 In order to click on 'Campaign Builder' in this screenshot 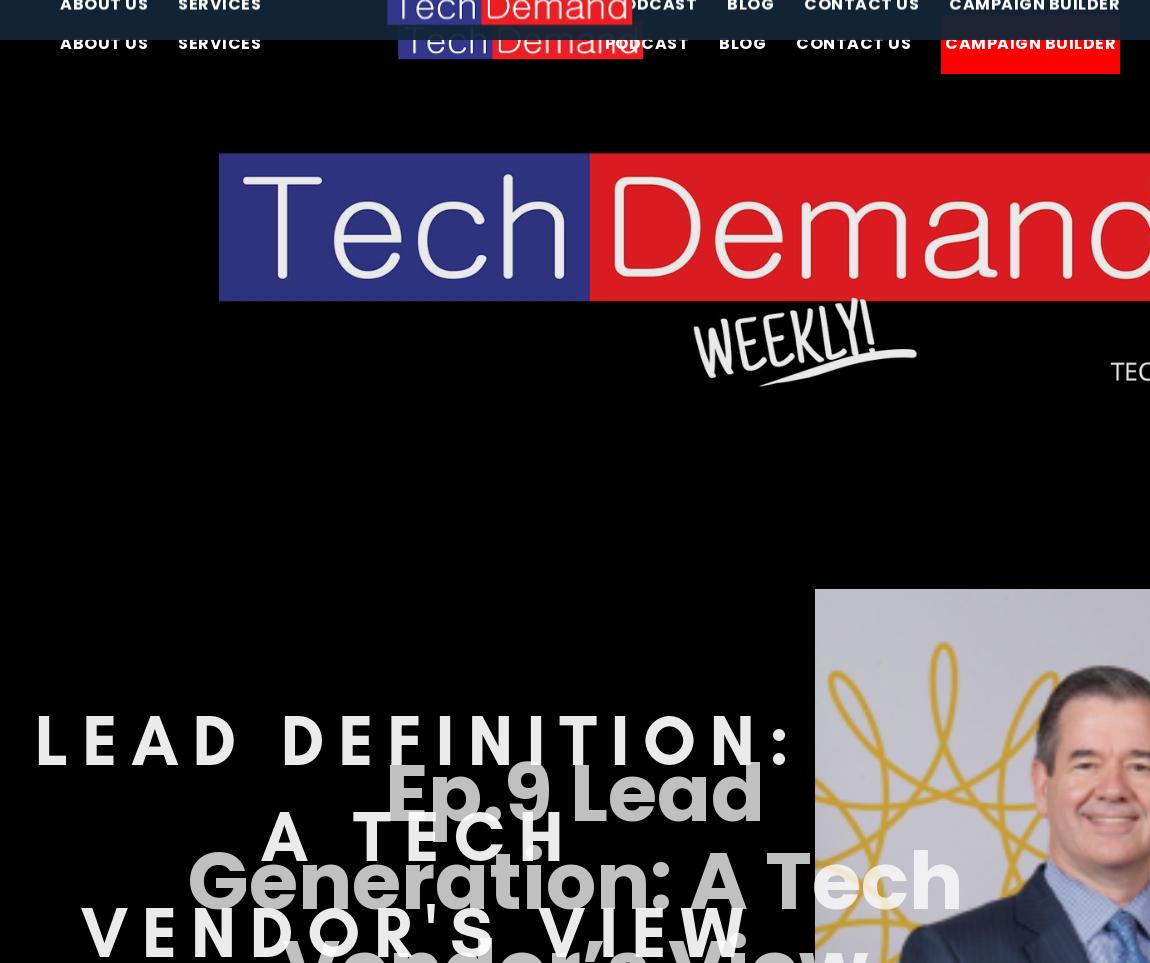, I will do `click(1030, 42)`.